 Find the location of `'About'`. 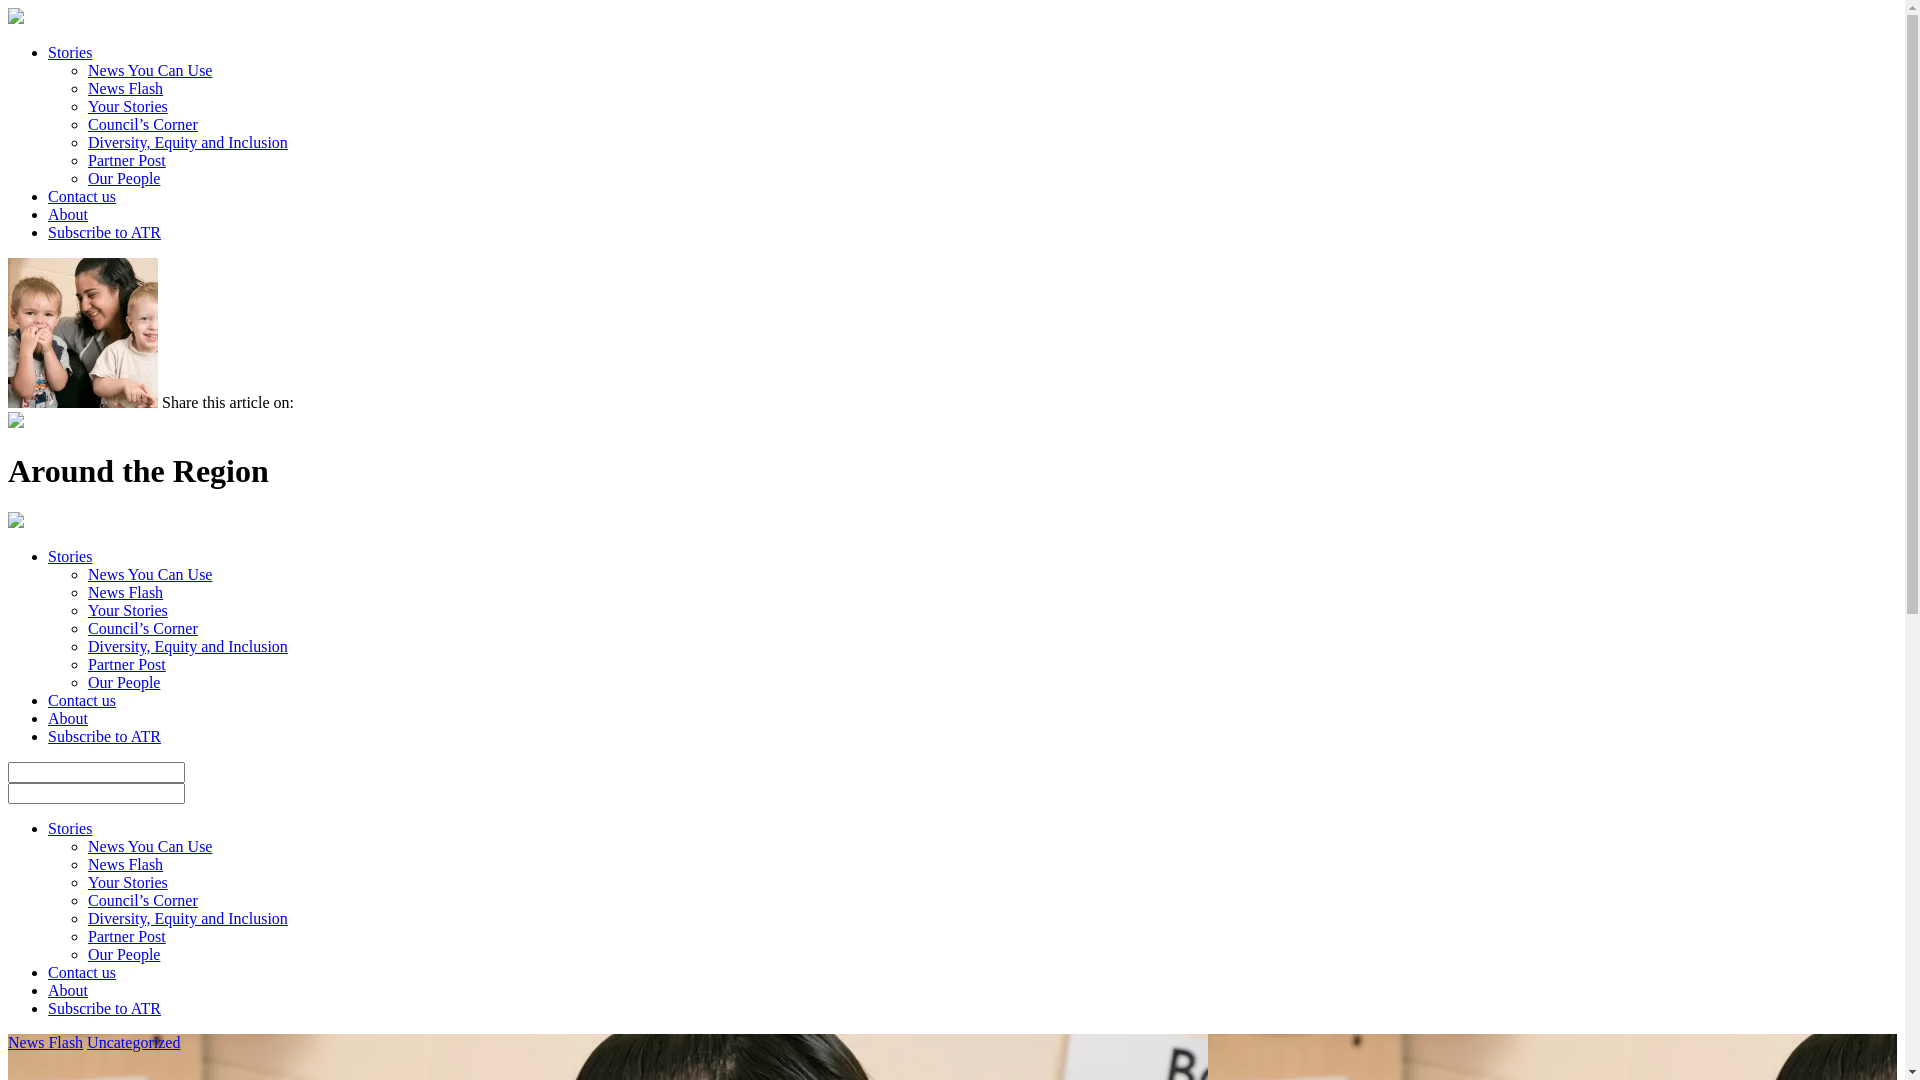

'About' is located at coordinates (67, 214).